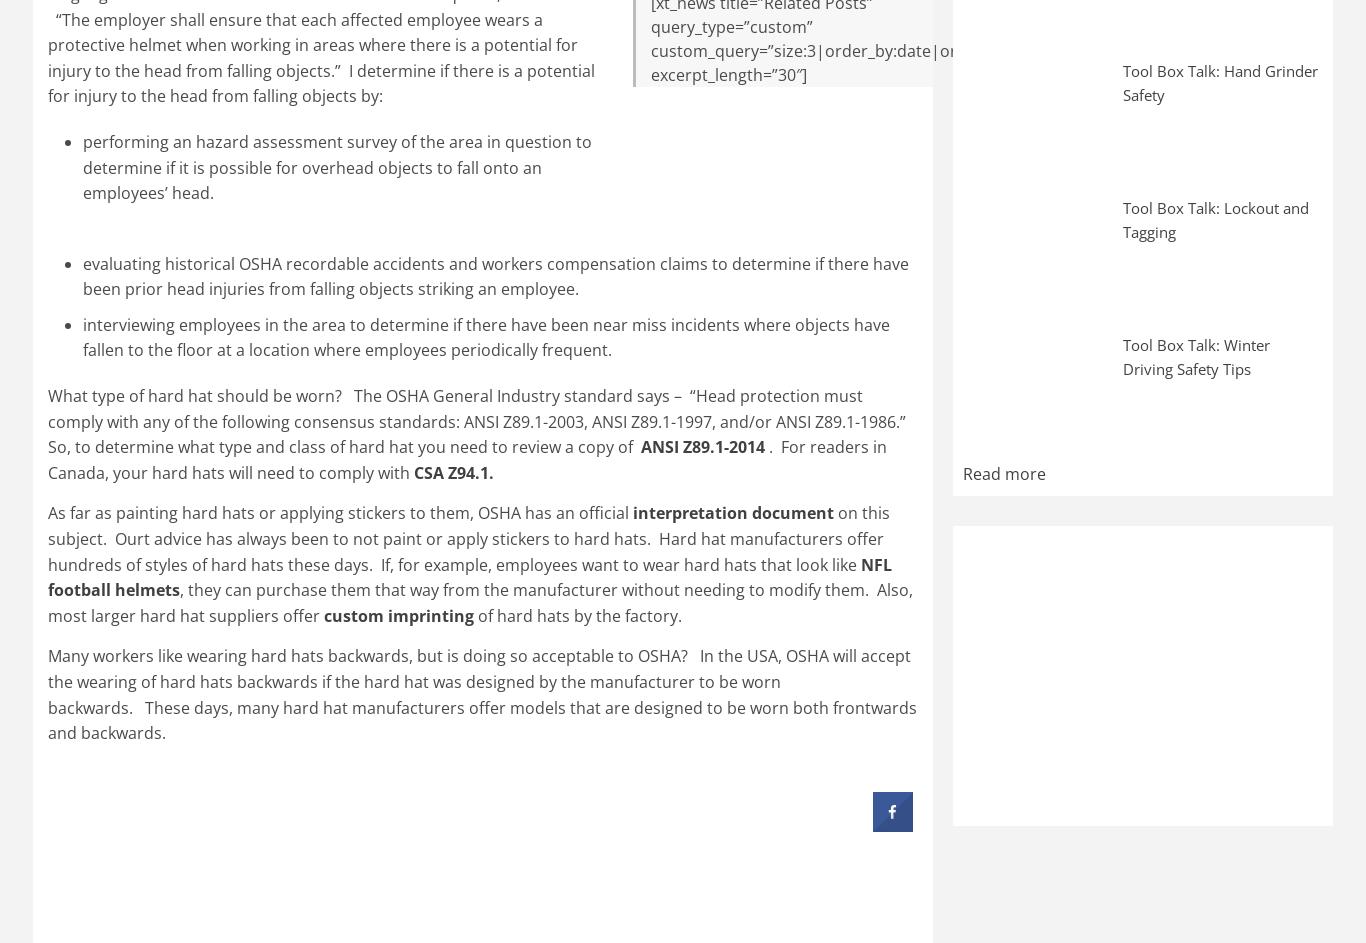 The height and width of the screenshot is (943, 1366). What do you see at coordinates (1220, 81) in the screenshot?
I see `'Tool Box Talk: Hand Grinder Safety'` at bounding box center [1220, 81].